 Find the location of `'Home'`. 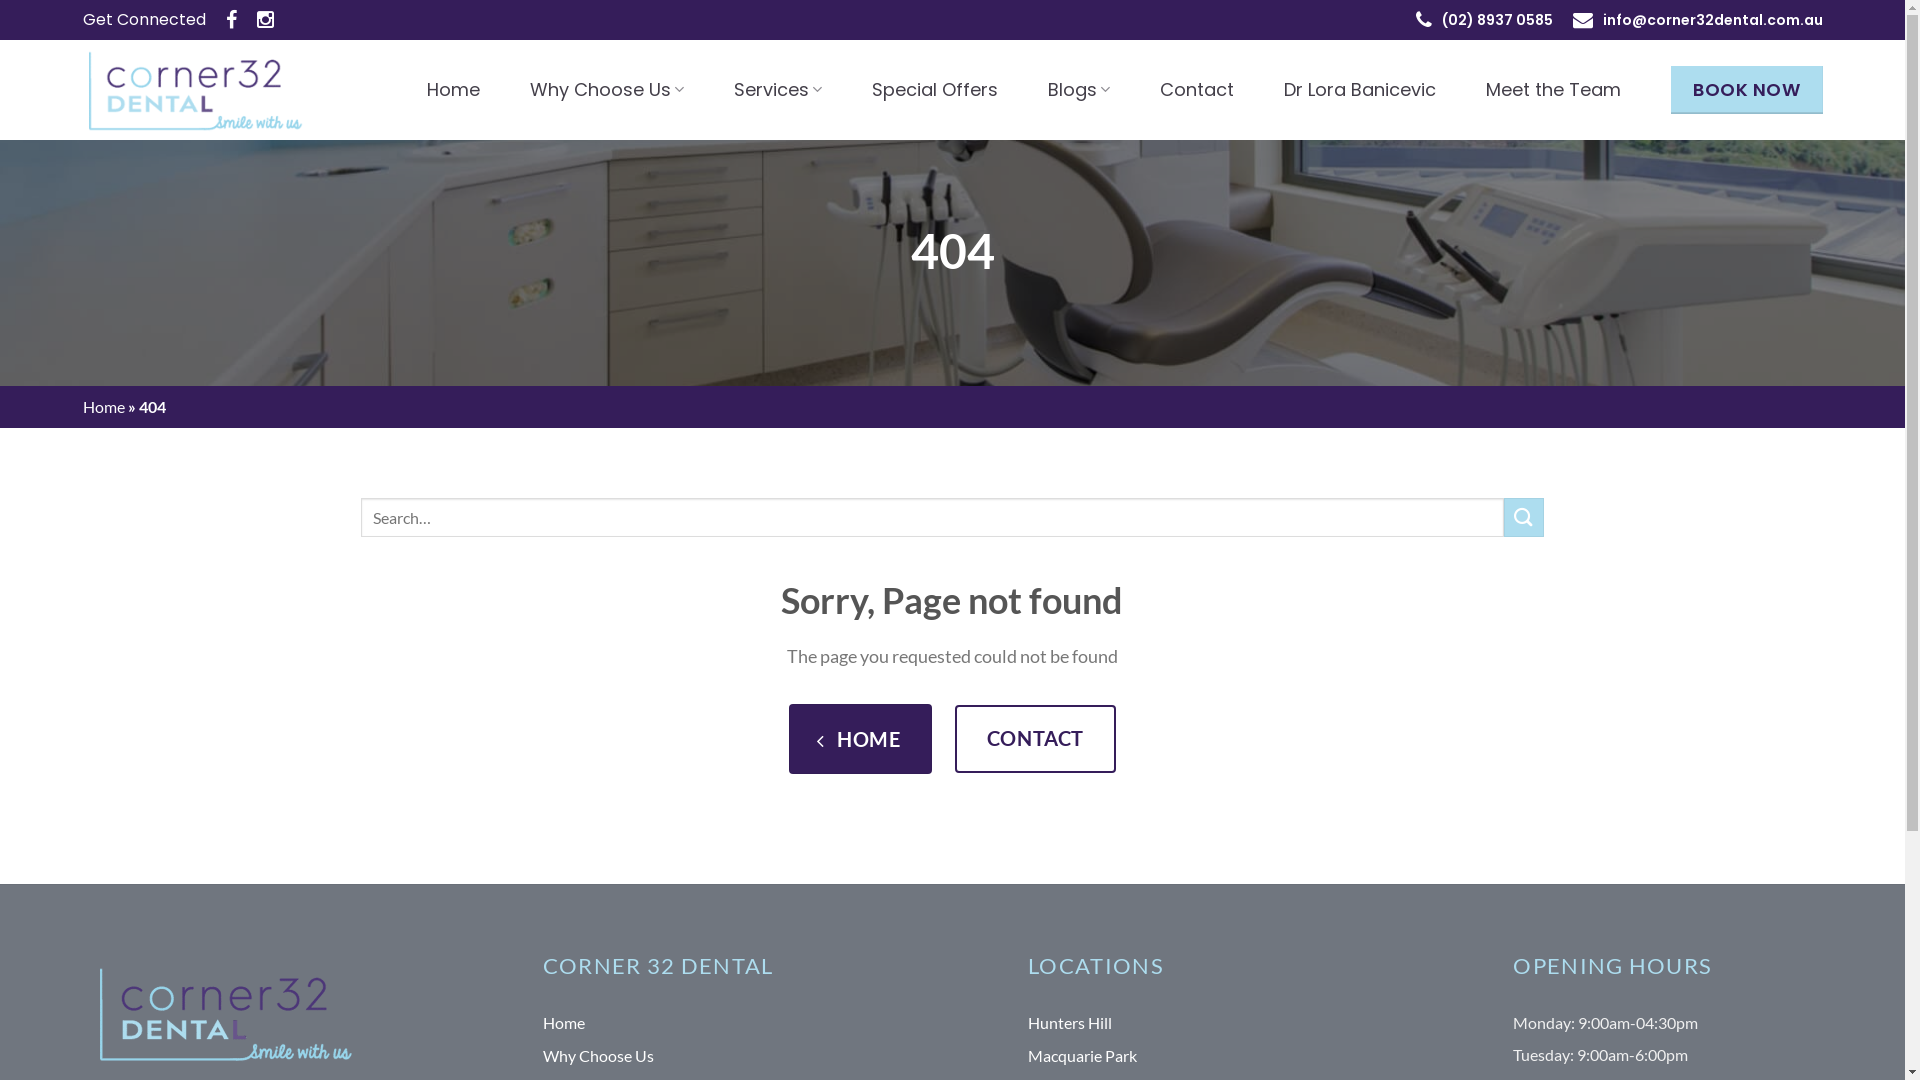

'Home' is located at coordinates (101, 405).